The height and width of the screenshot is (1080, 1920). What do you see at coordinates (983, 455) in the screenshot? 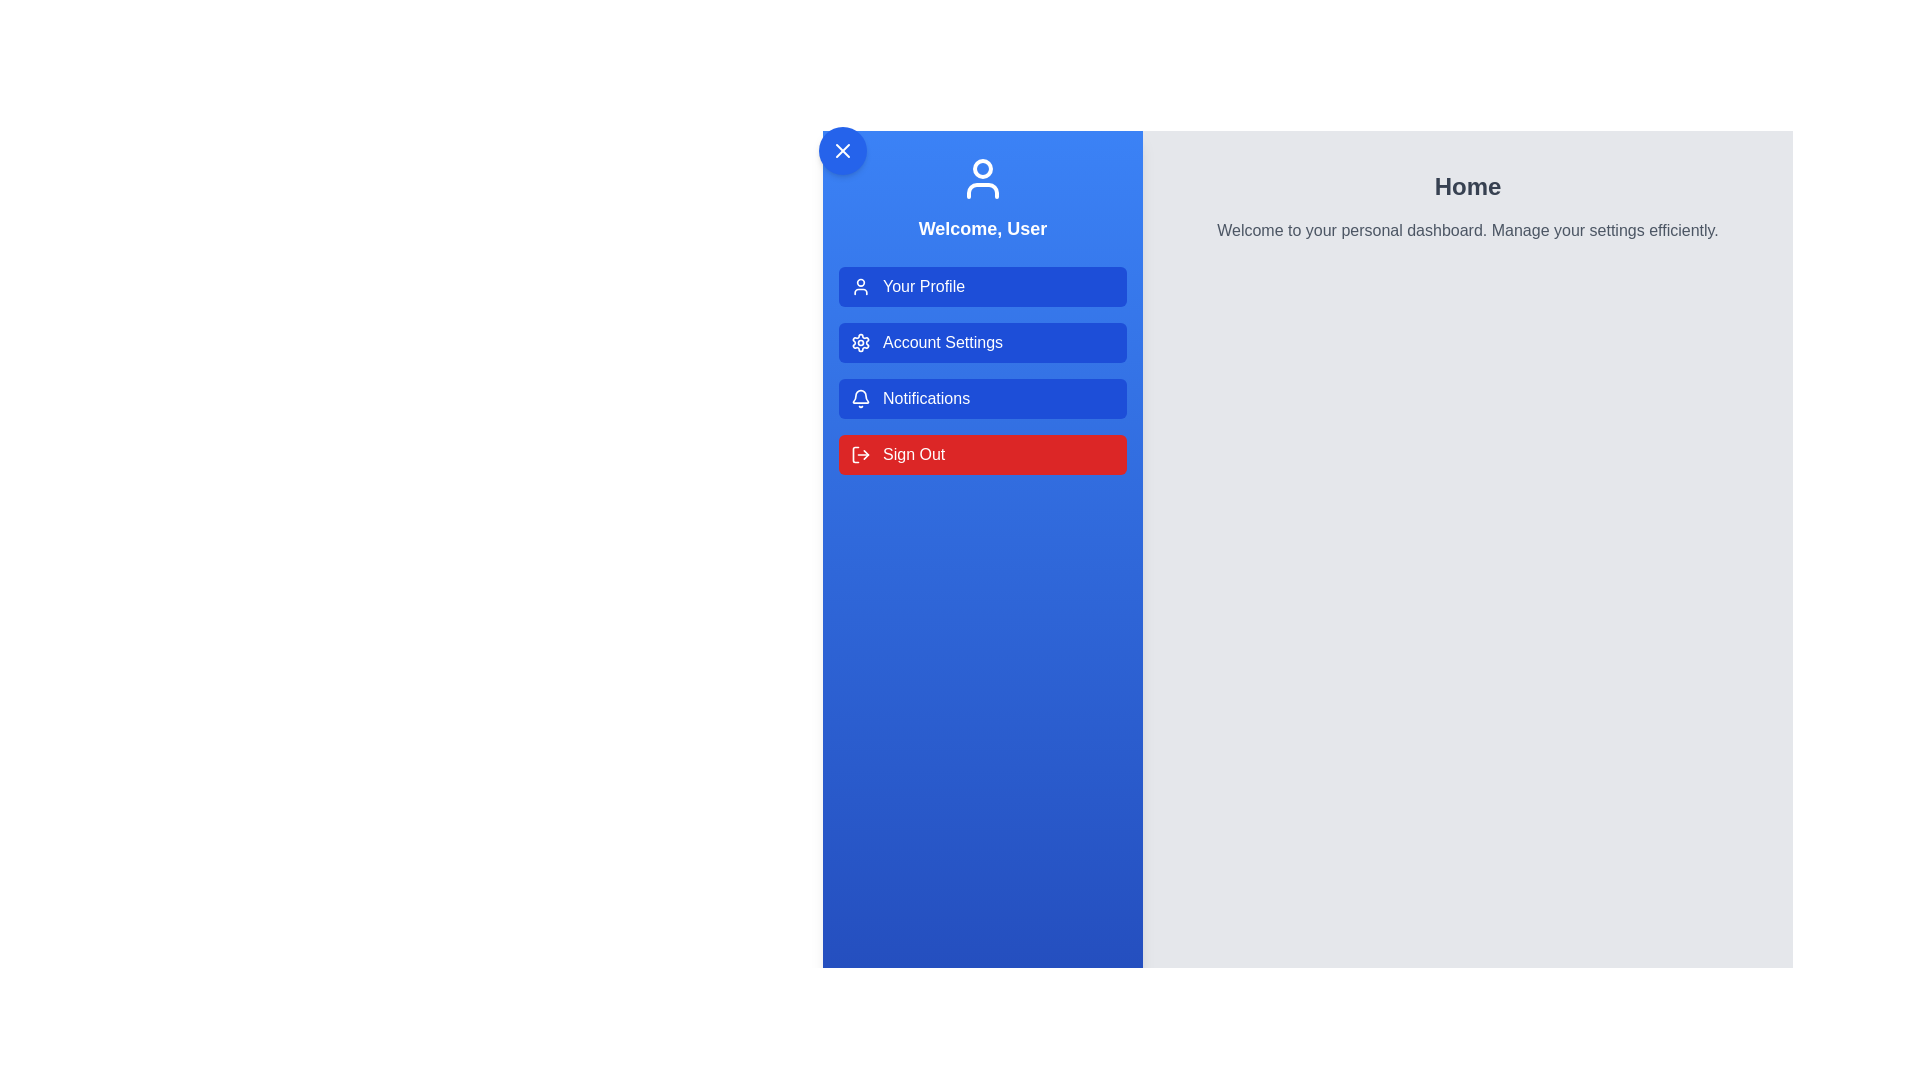
I see `the menu option Sign Out from the UserProfileDrawer` at bounding box center [983, 455].